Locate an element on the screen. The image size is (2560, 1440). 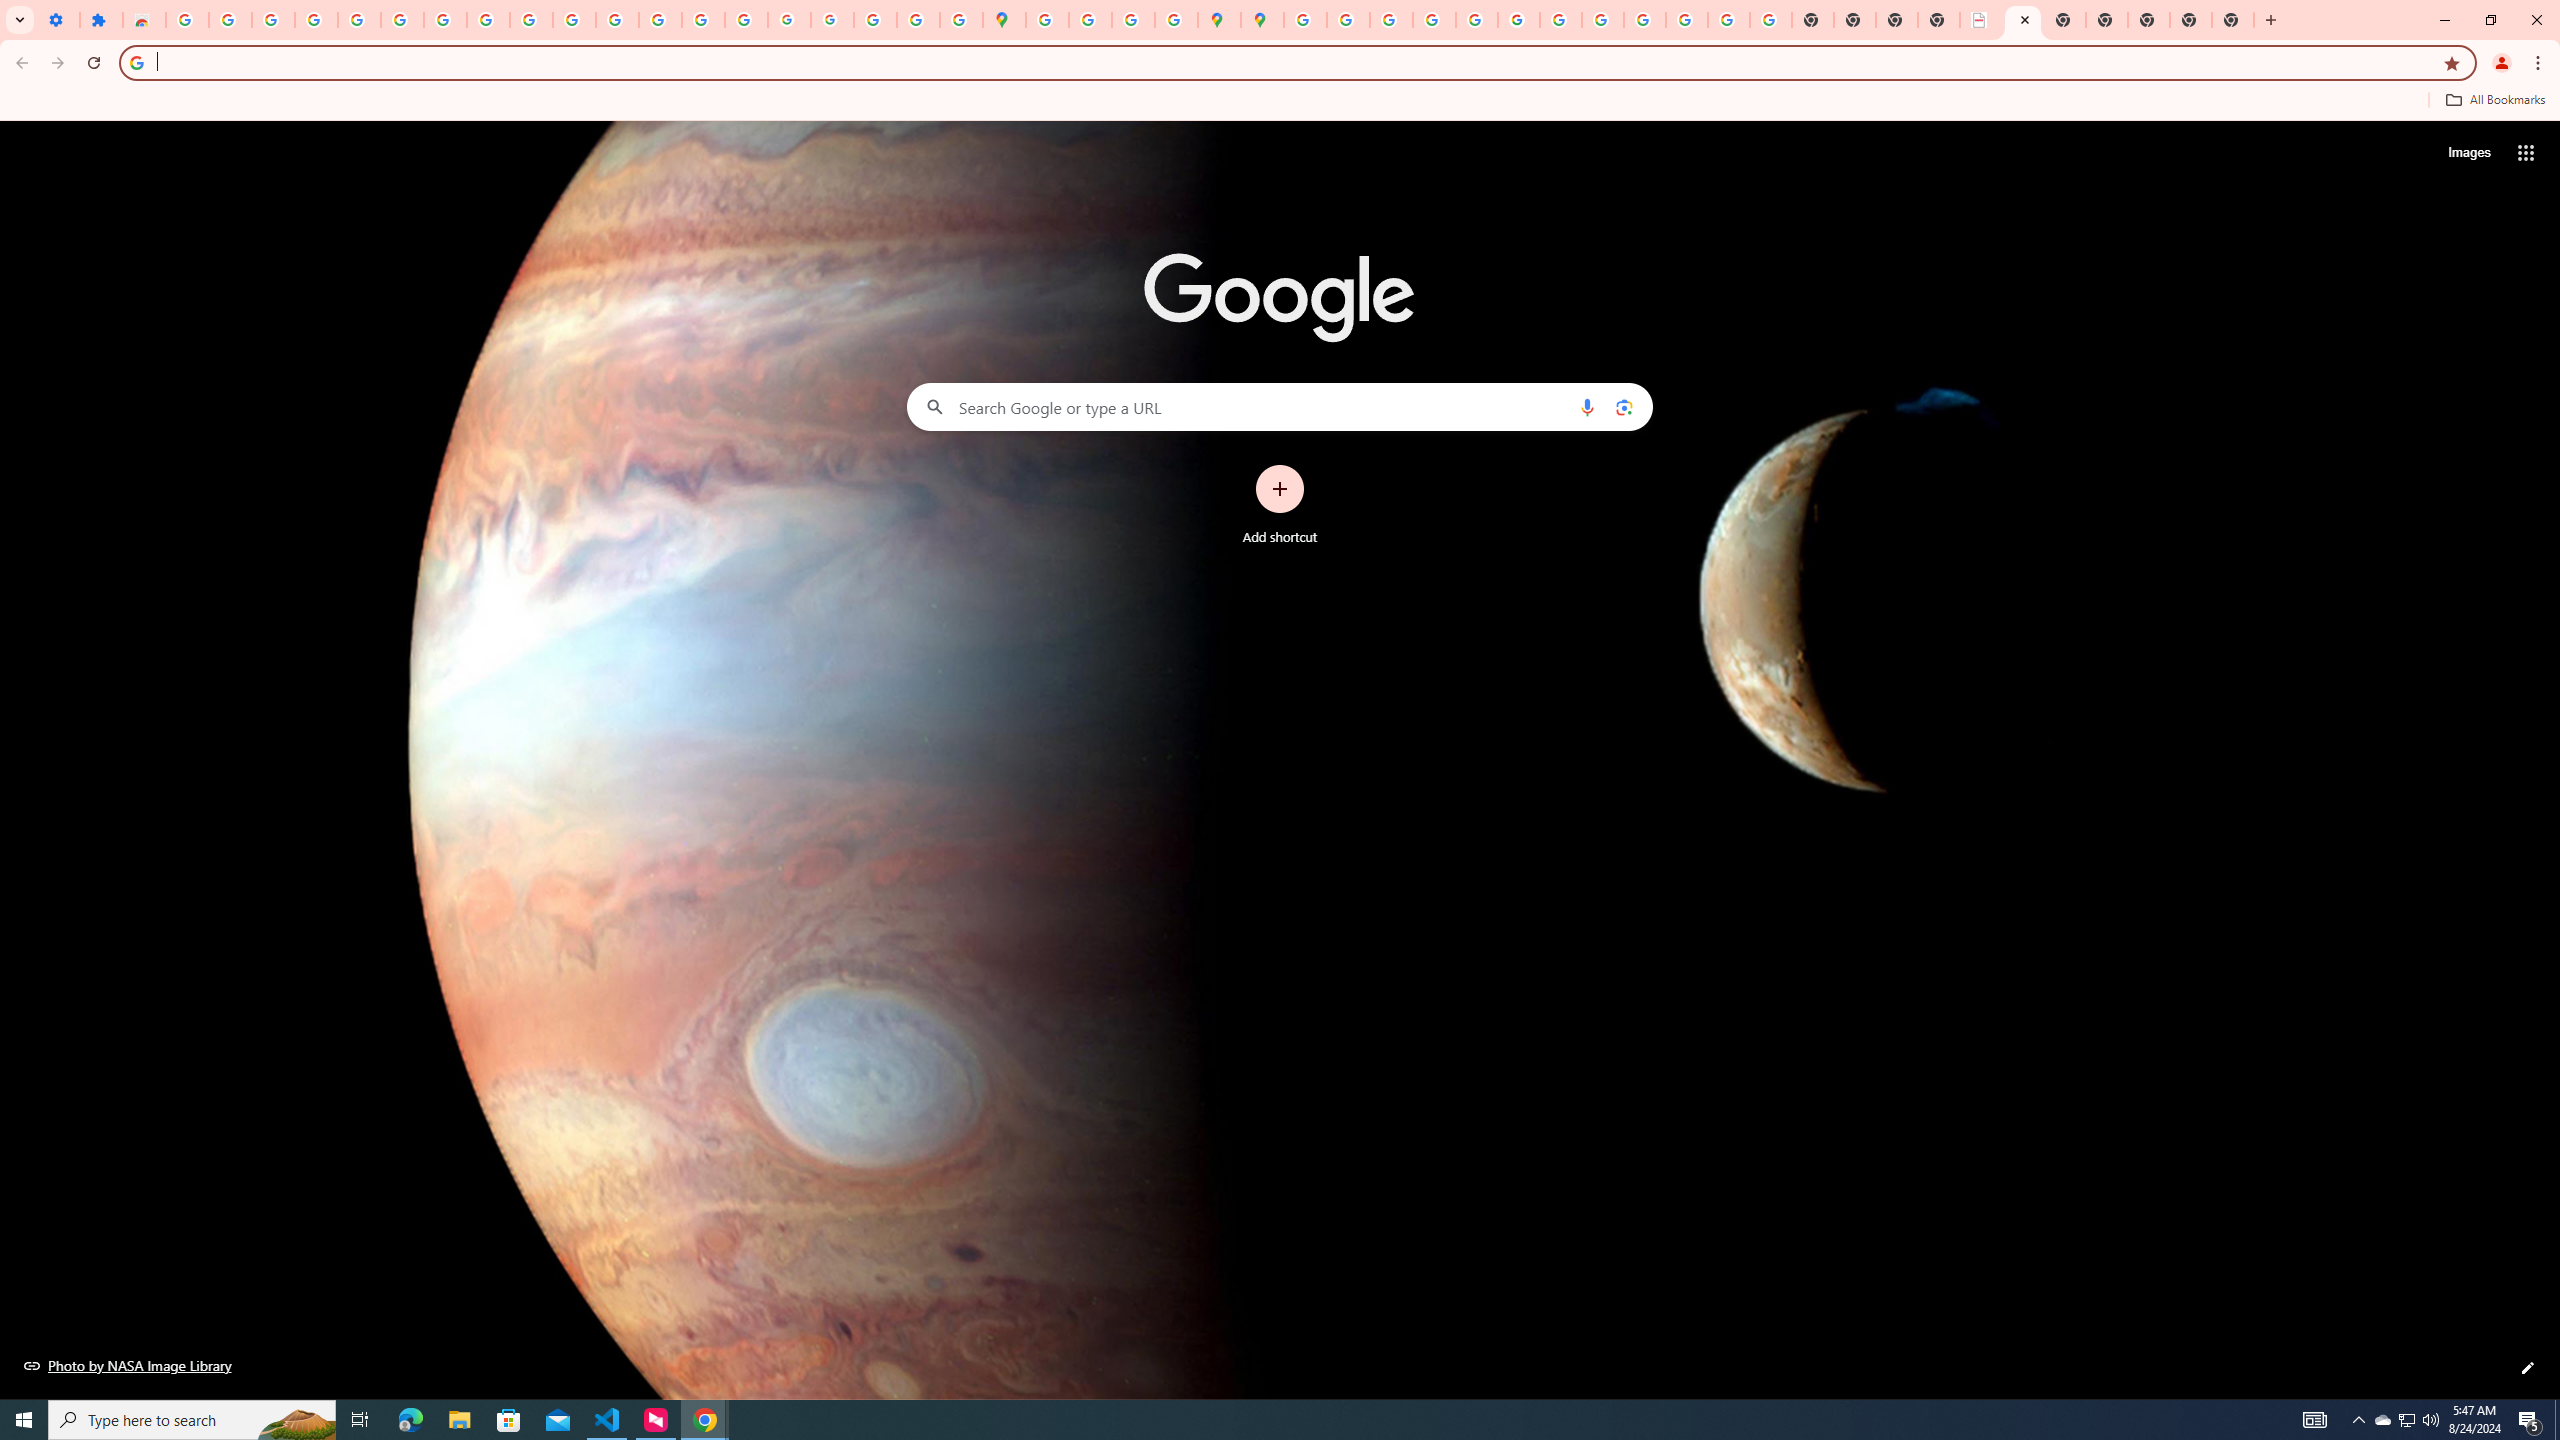
'Settings - On startup' is located at coordinates (57, 19).